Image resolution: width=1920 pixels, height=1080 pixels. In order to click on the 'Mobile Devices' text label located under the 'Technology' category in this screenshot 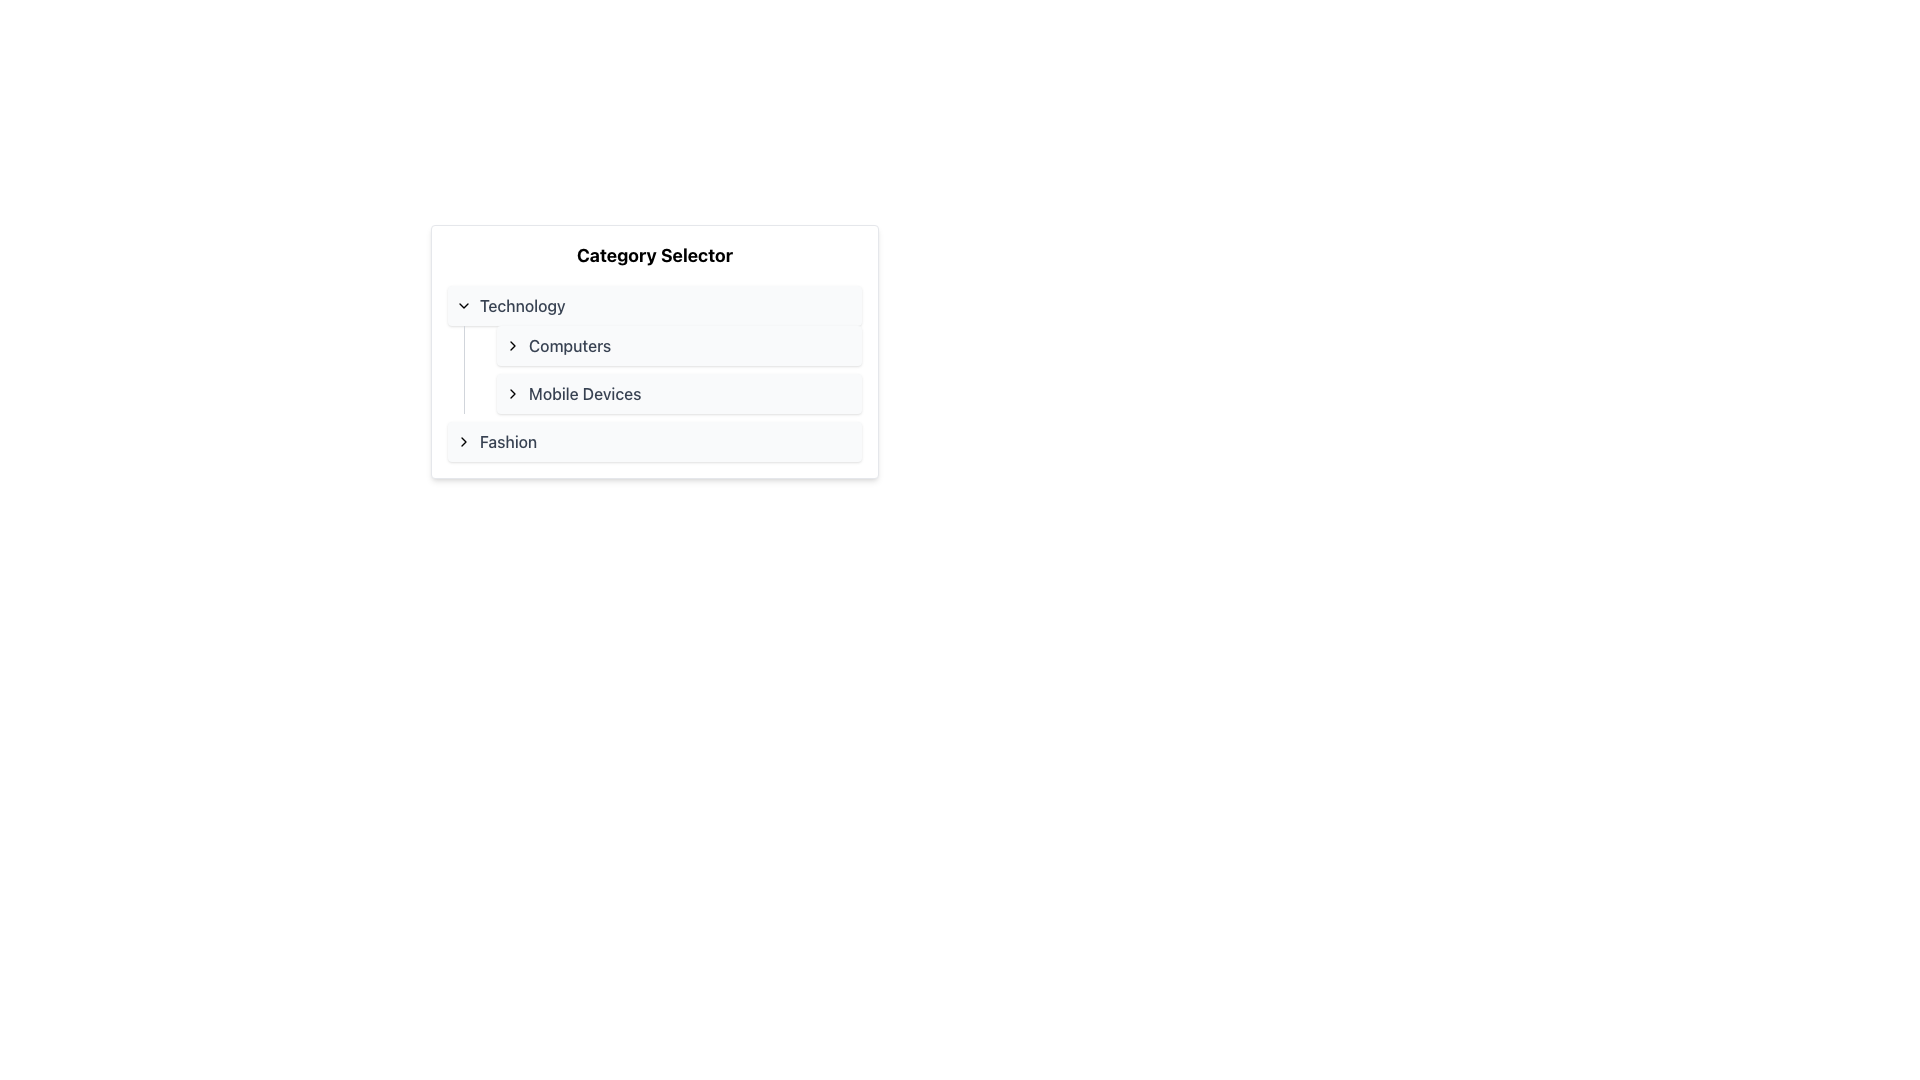, I will do `click(584, 393)`.